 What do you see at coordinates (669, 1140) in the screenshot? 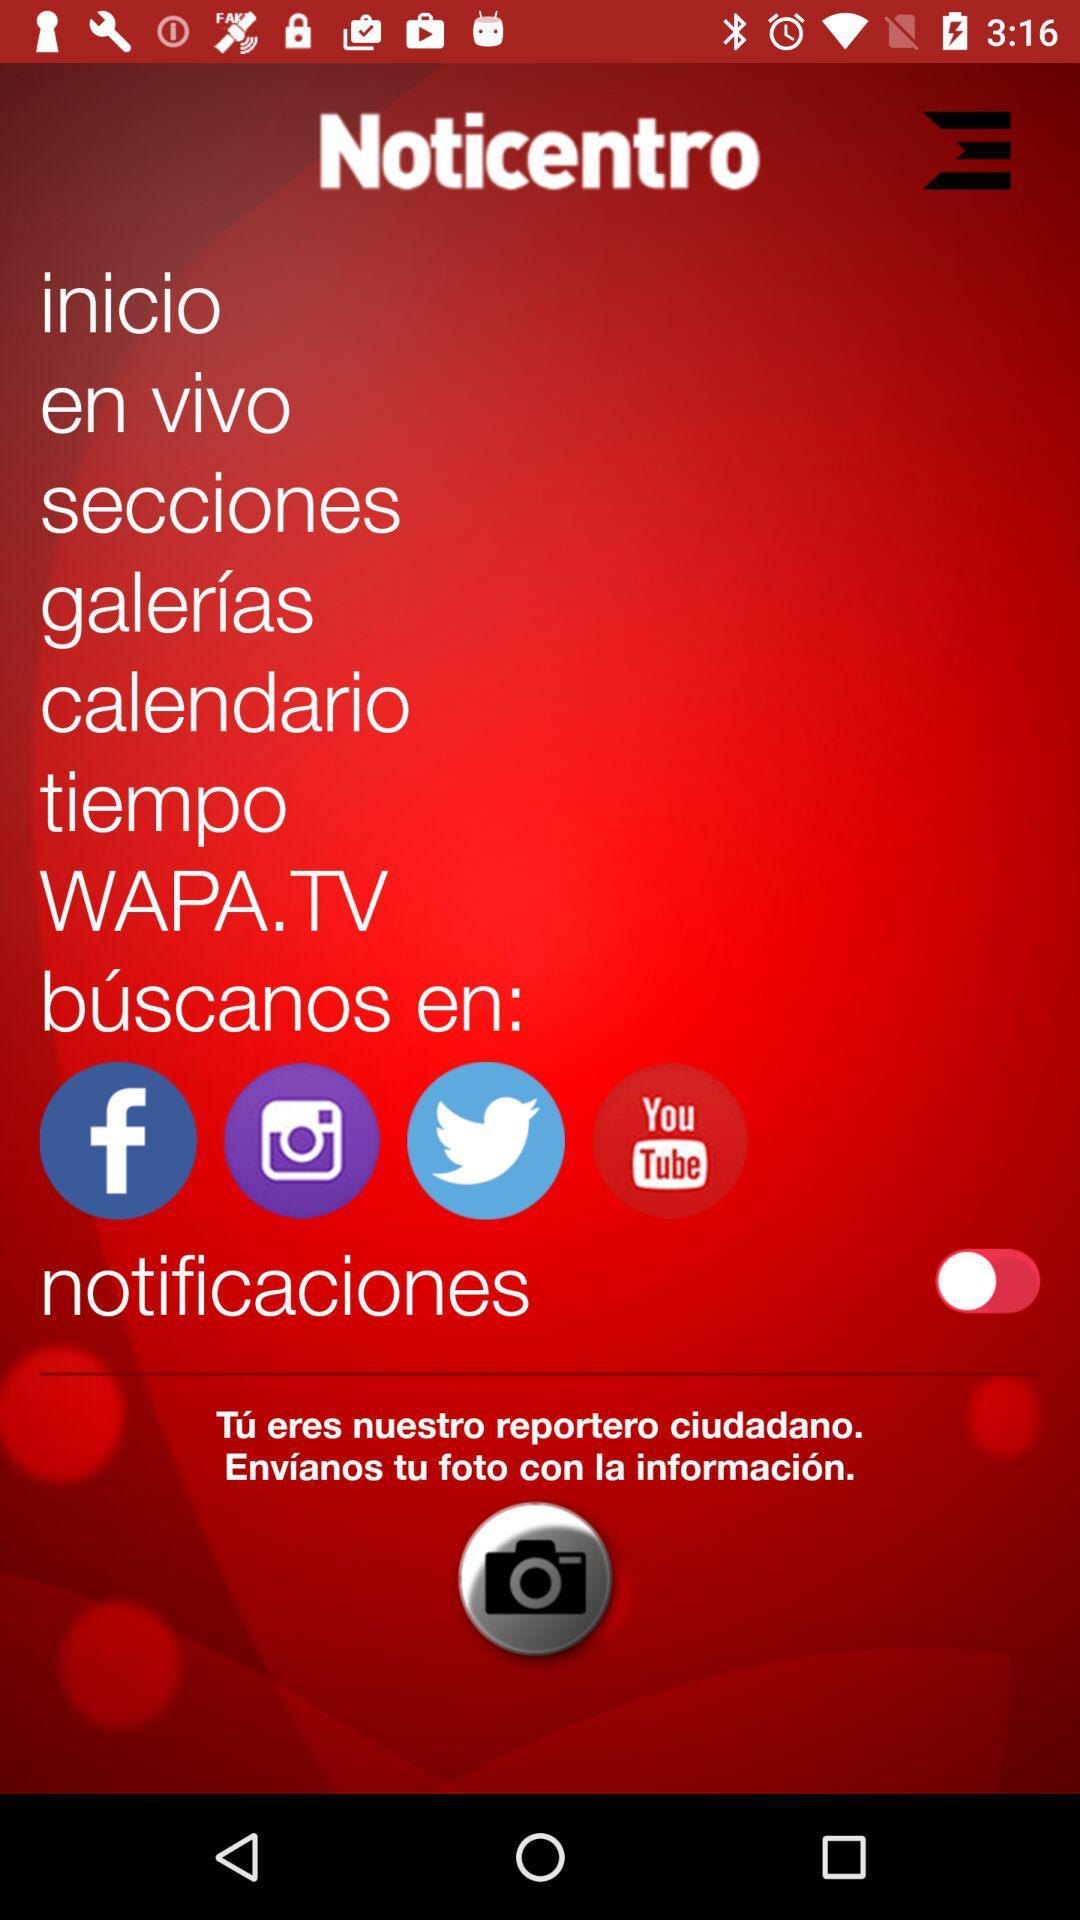
I see `youtube switch` at bounding box center [669, 1140].